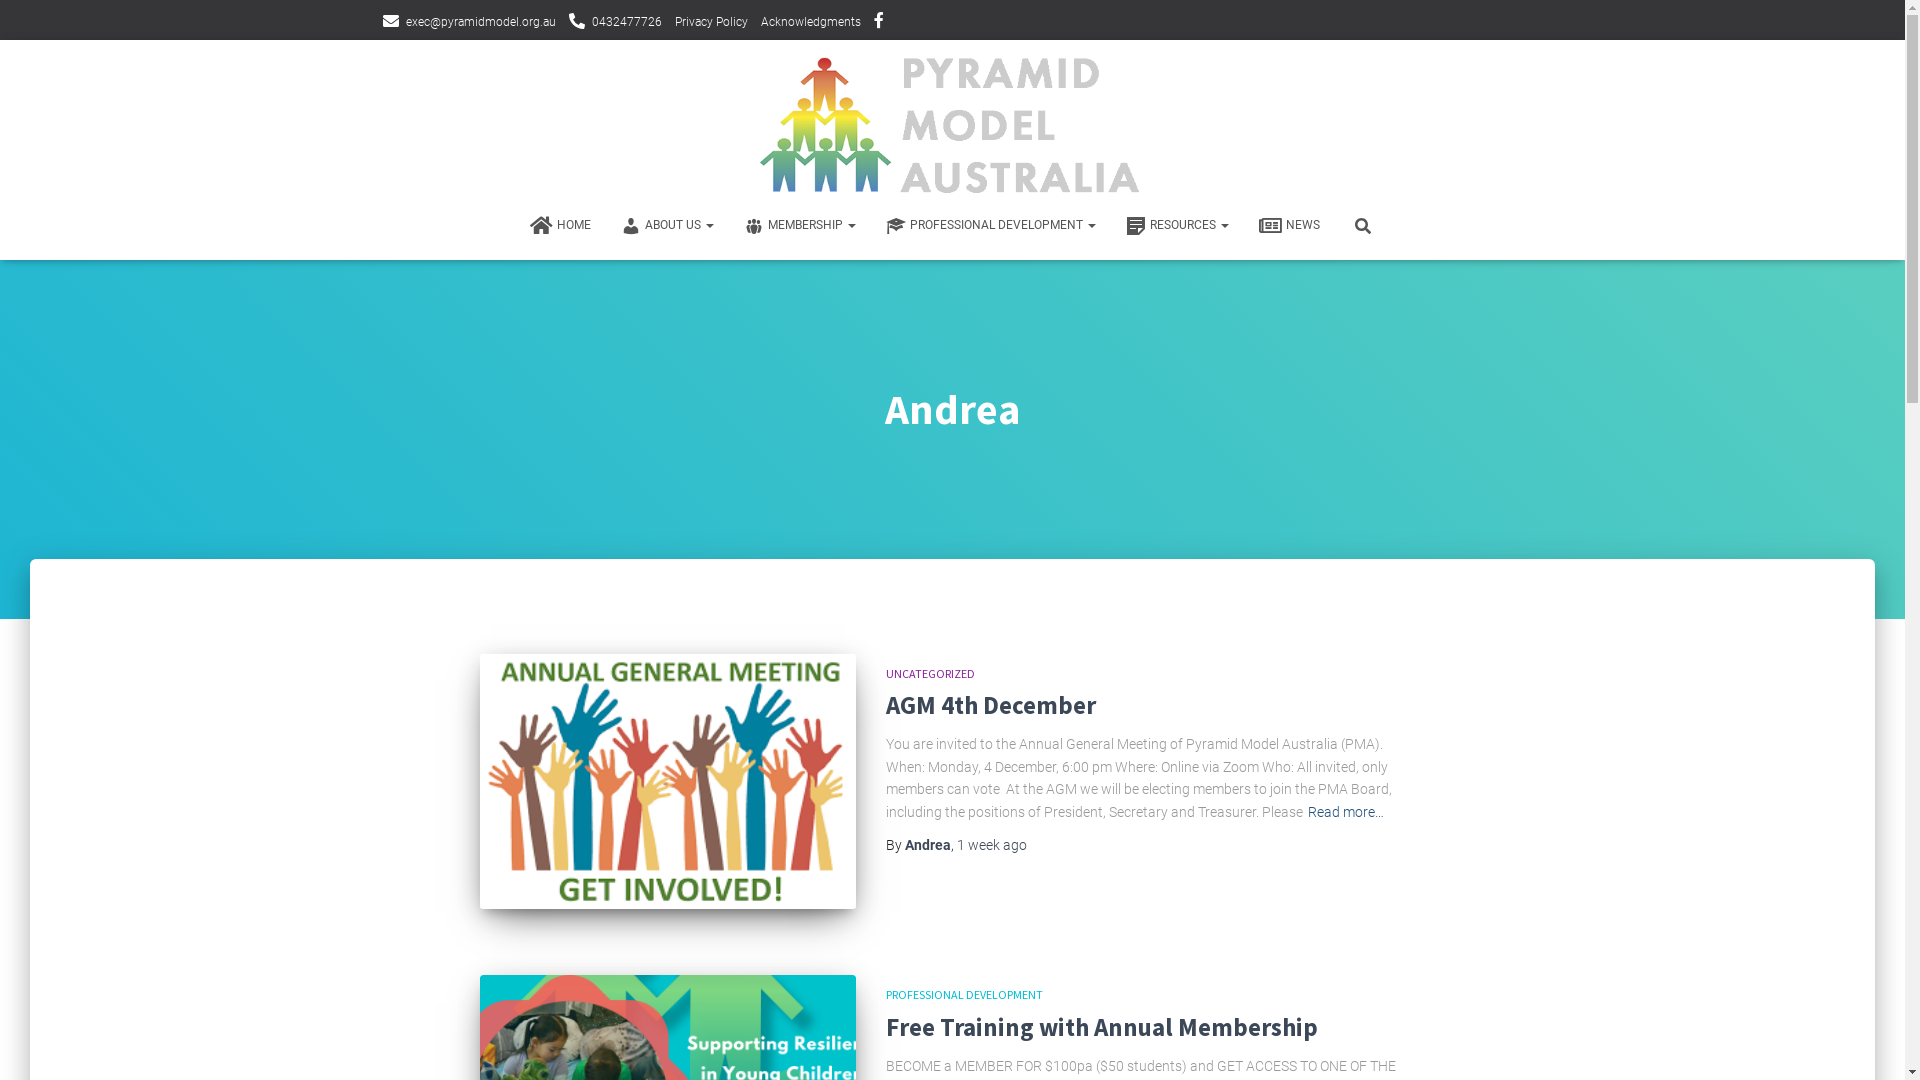  Describe the element at coordinates (667, 224) in the screenshot. I see `'ABOUT US'` at that location.